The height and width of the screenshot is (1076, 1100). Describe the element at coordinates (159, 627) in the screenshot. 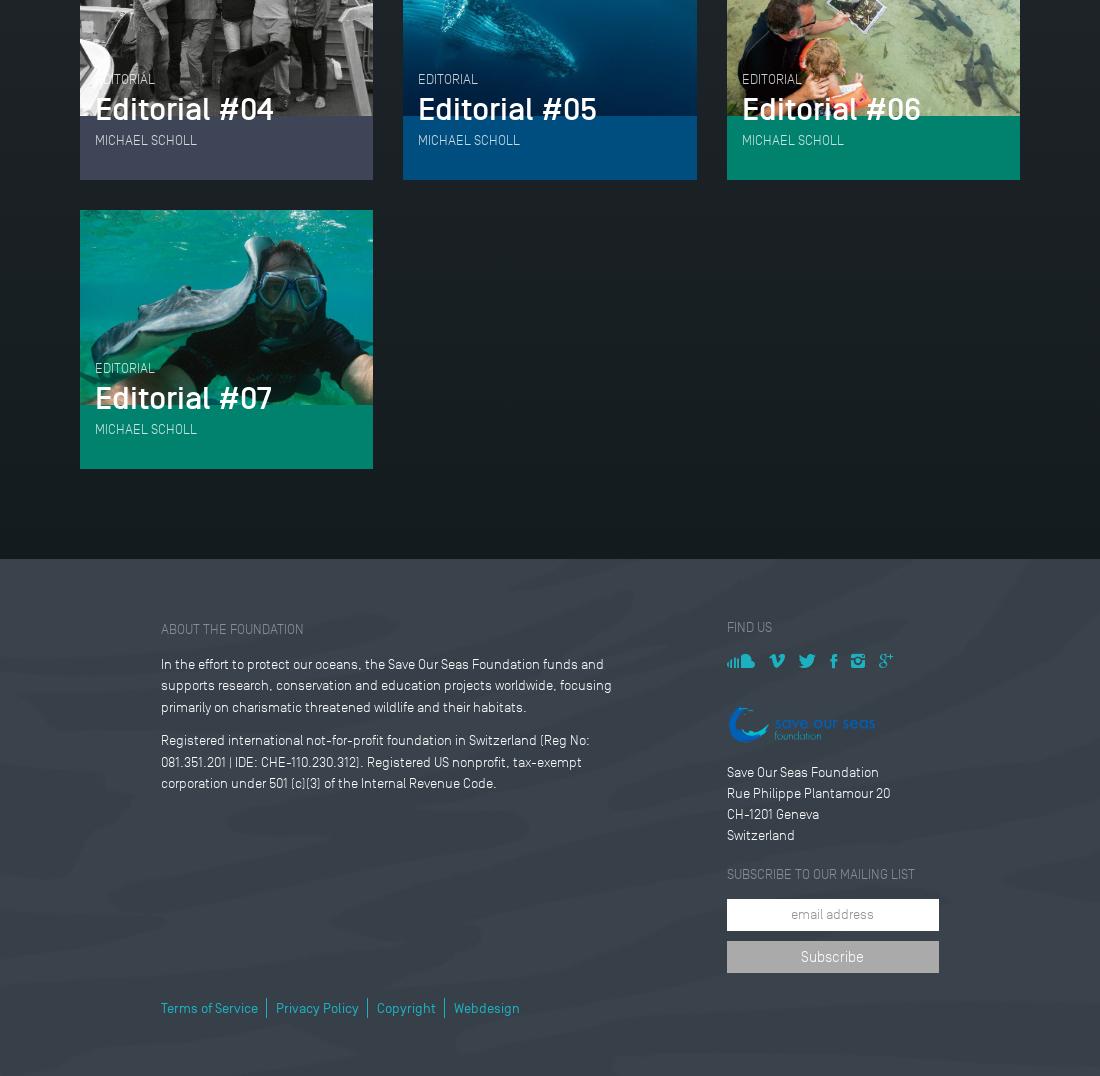

I see `'About the foundation'` at that location.